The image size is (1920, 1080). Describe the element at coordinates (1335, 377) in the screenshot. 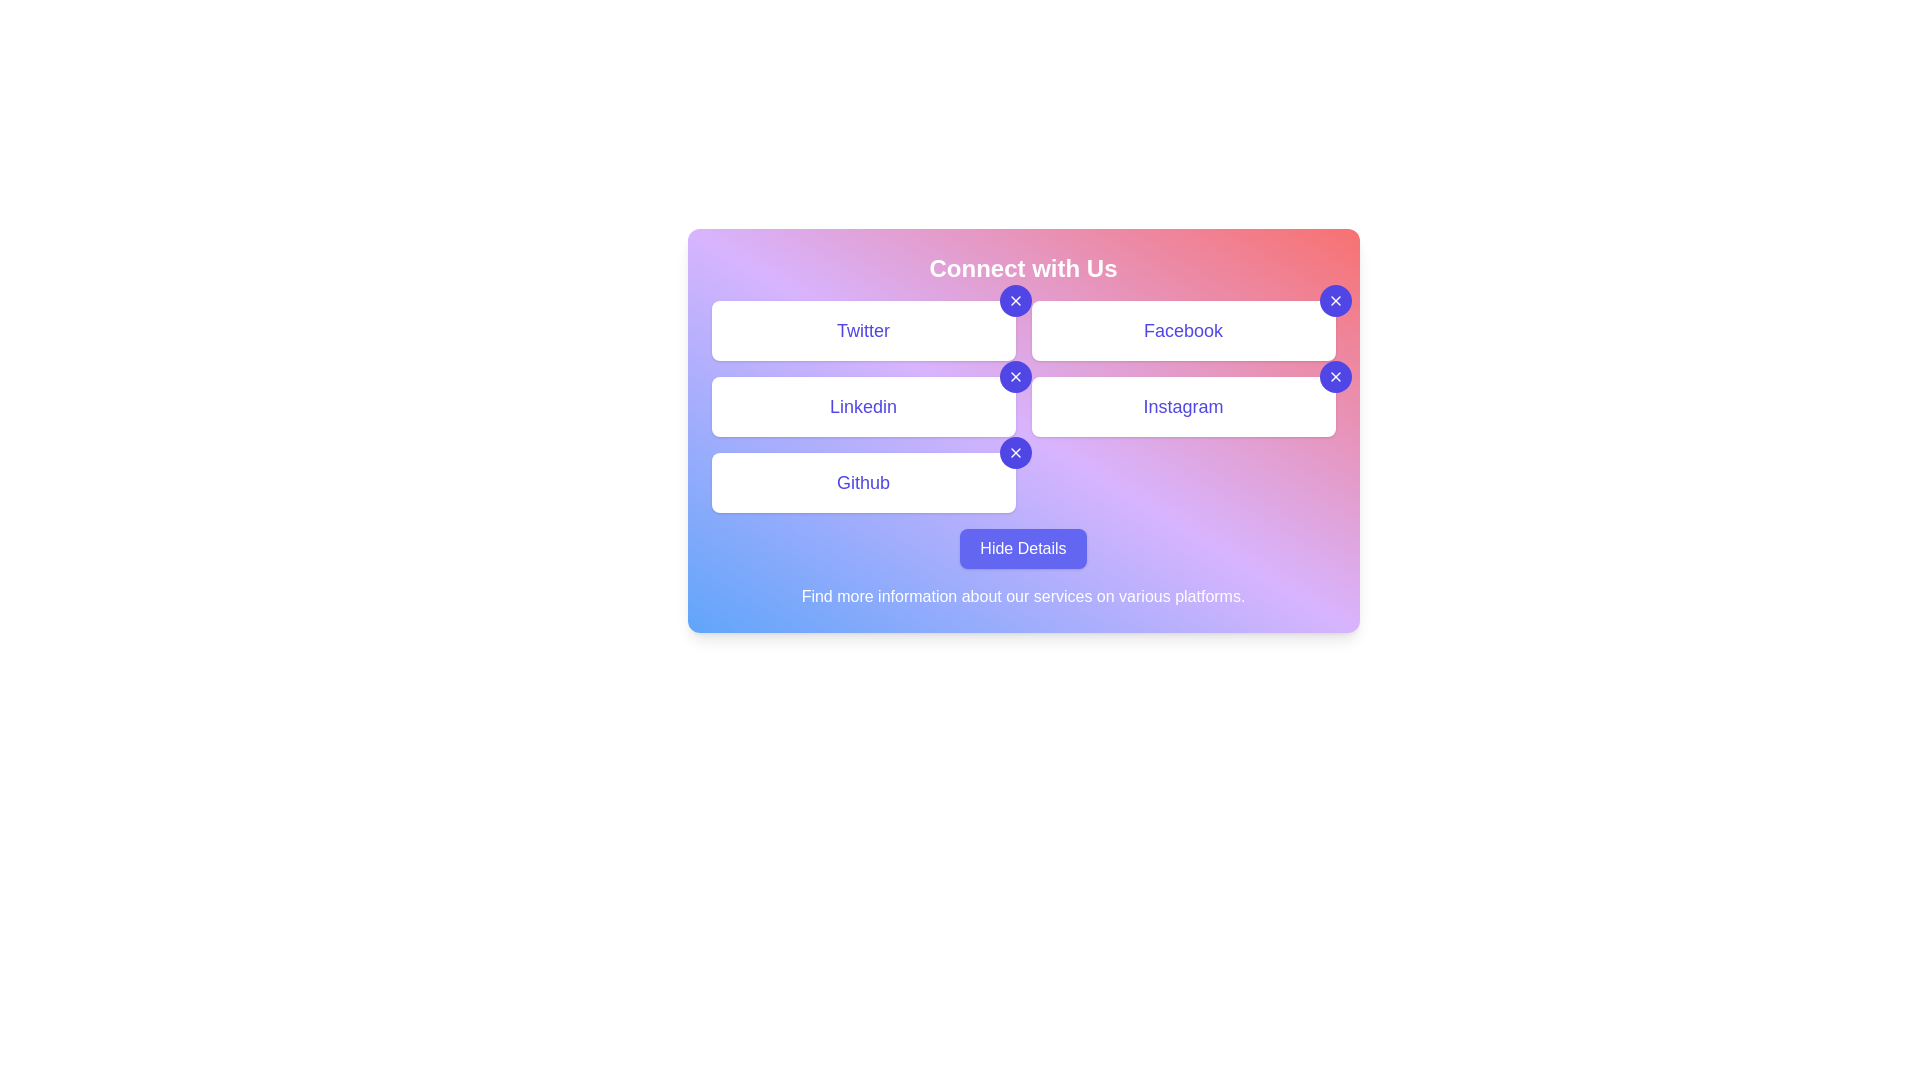

I see `the circular indigo button with a centered white 'X' icon at the top-right corner of the 'Instagram' section` at that location.